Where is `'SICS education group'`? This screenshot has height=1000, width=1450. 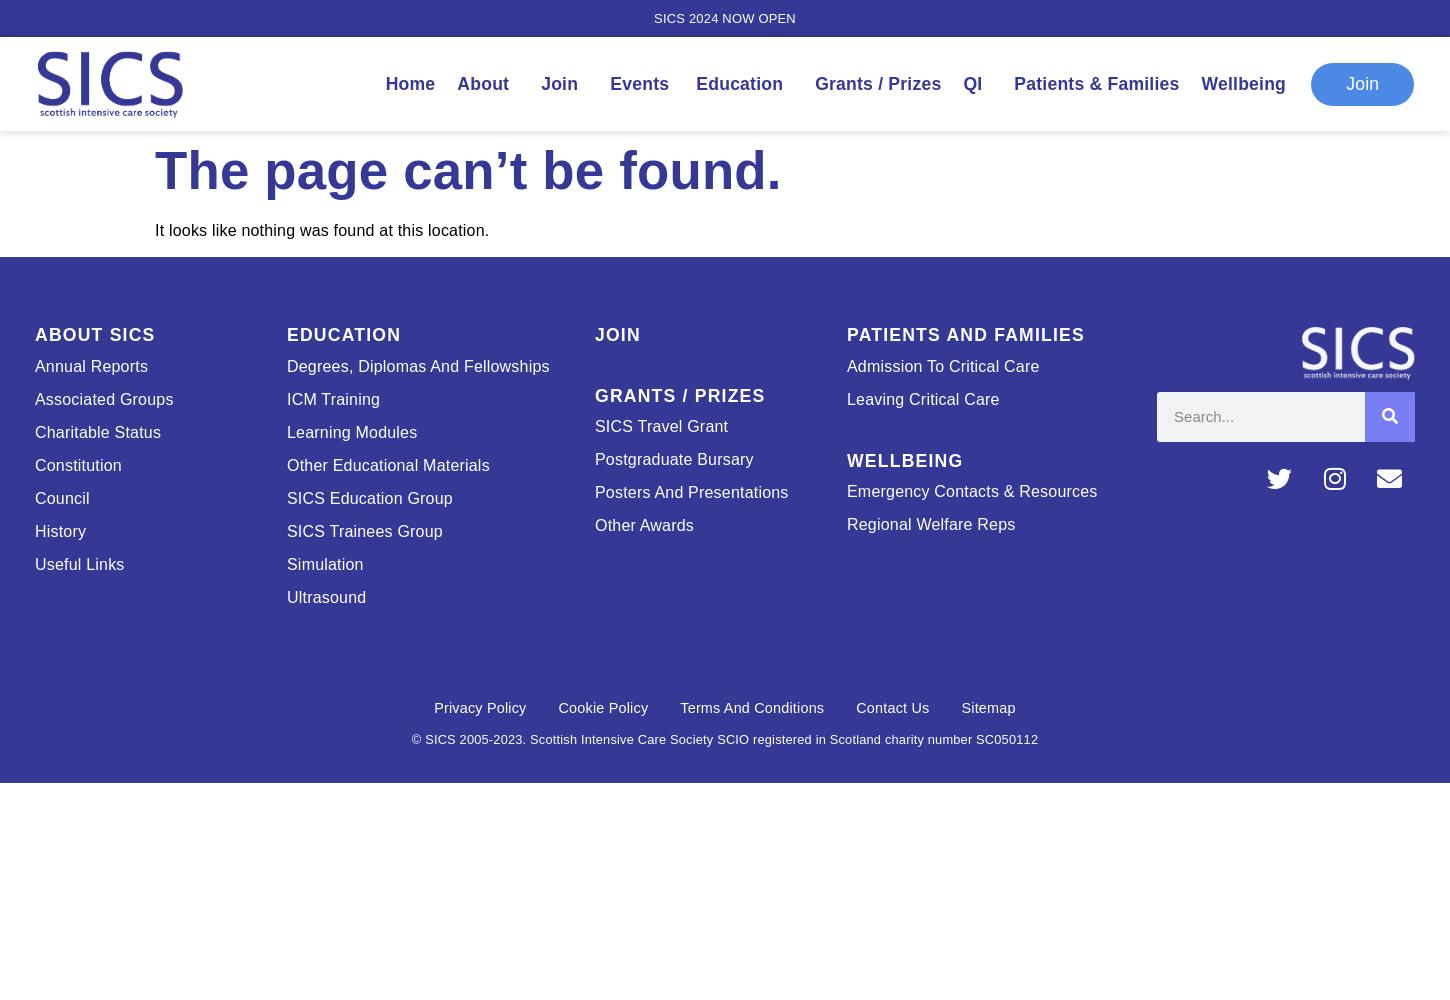
'SICS education group' is located at coordinates (368, 496).